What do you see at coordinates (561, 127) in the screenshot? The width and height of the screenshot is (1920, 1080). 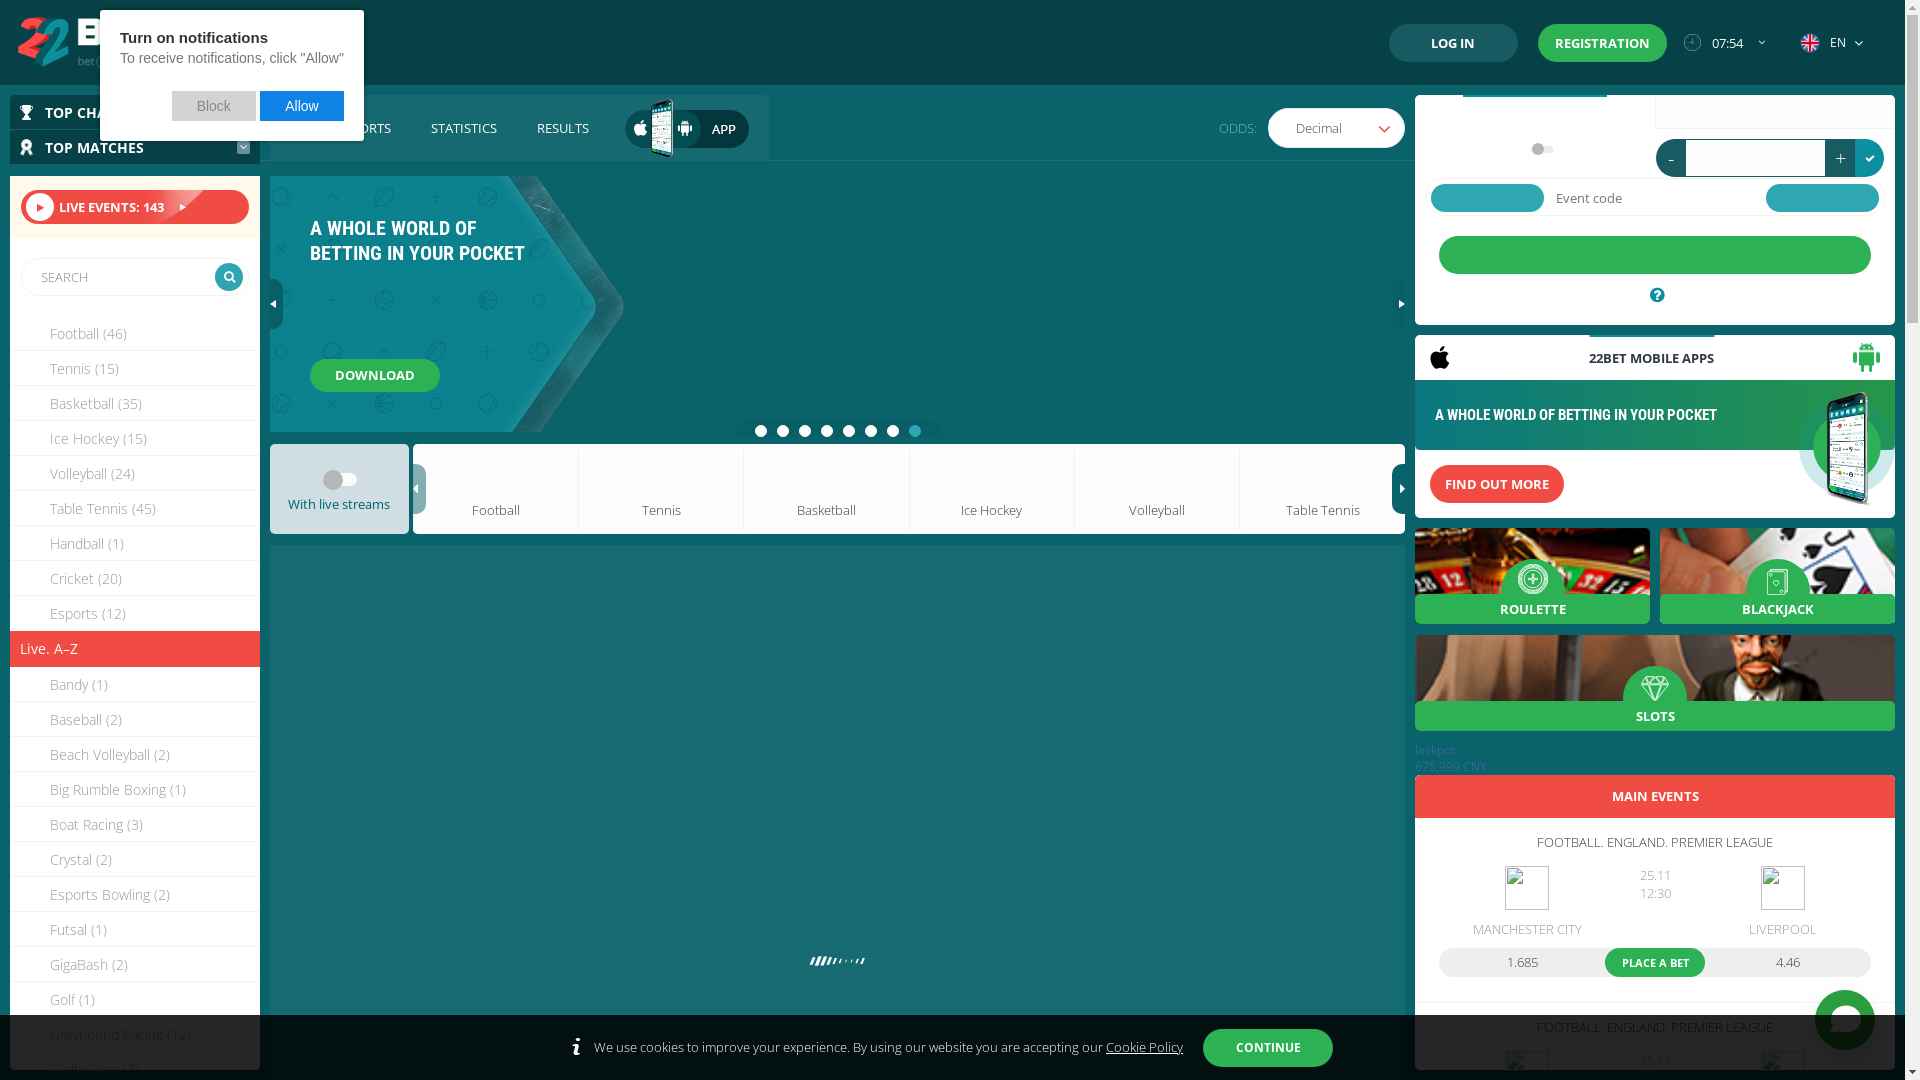 I see `'RESULTS'` at bounding box center [561, 127].